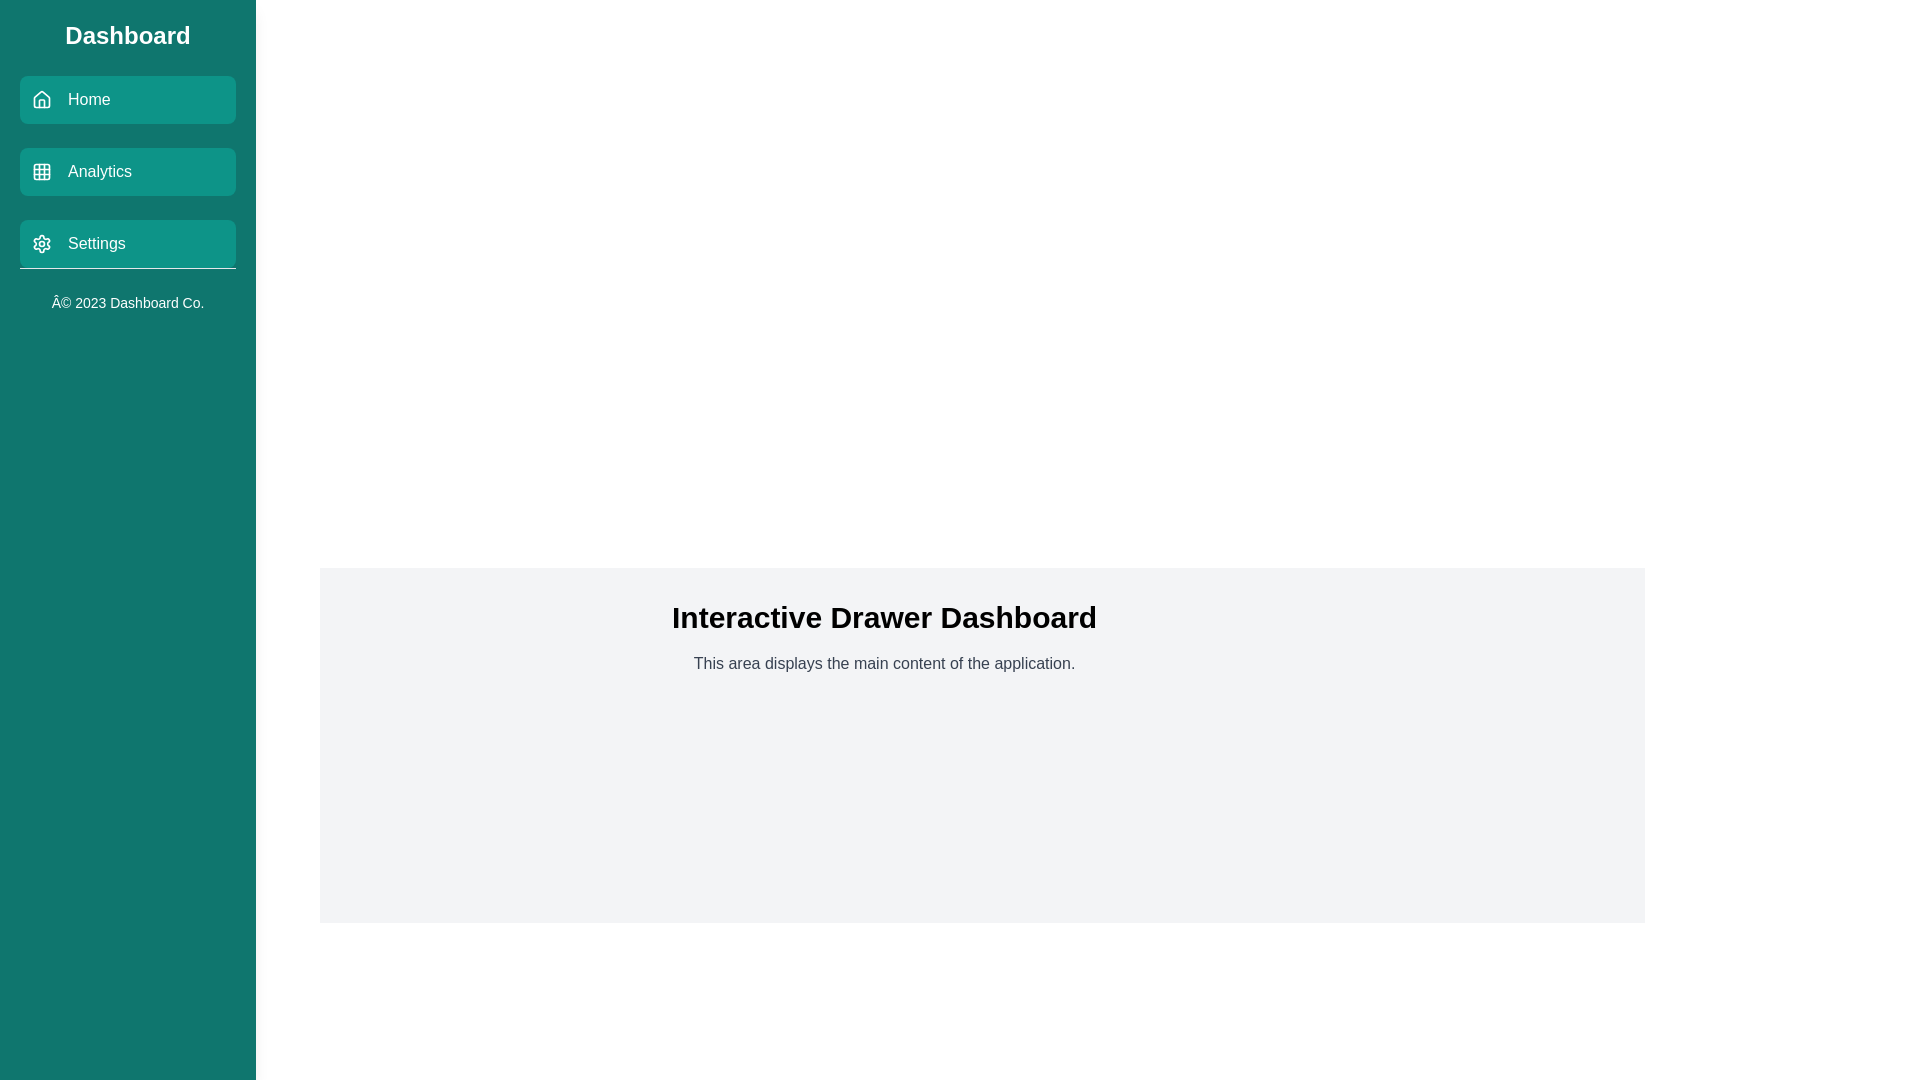 The width and height of the screenshot is (1920, 1080). I want to click on the Settings menu item to observe its hover effect, so click(127, 242).